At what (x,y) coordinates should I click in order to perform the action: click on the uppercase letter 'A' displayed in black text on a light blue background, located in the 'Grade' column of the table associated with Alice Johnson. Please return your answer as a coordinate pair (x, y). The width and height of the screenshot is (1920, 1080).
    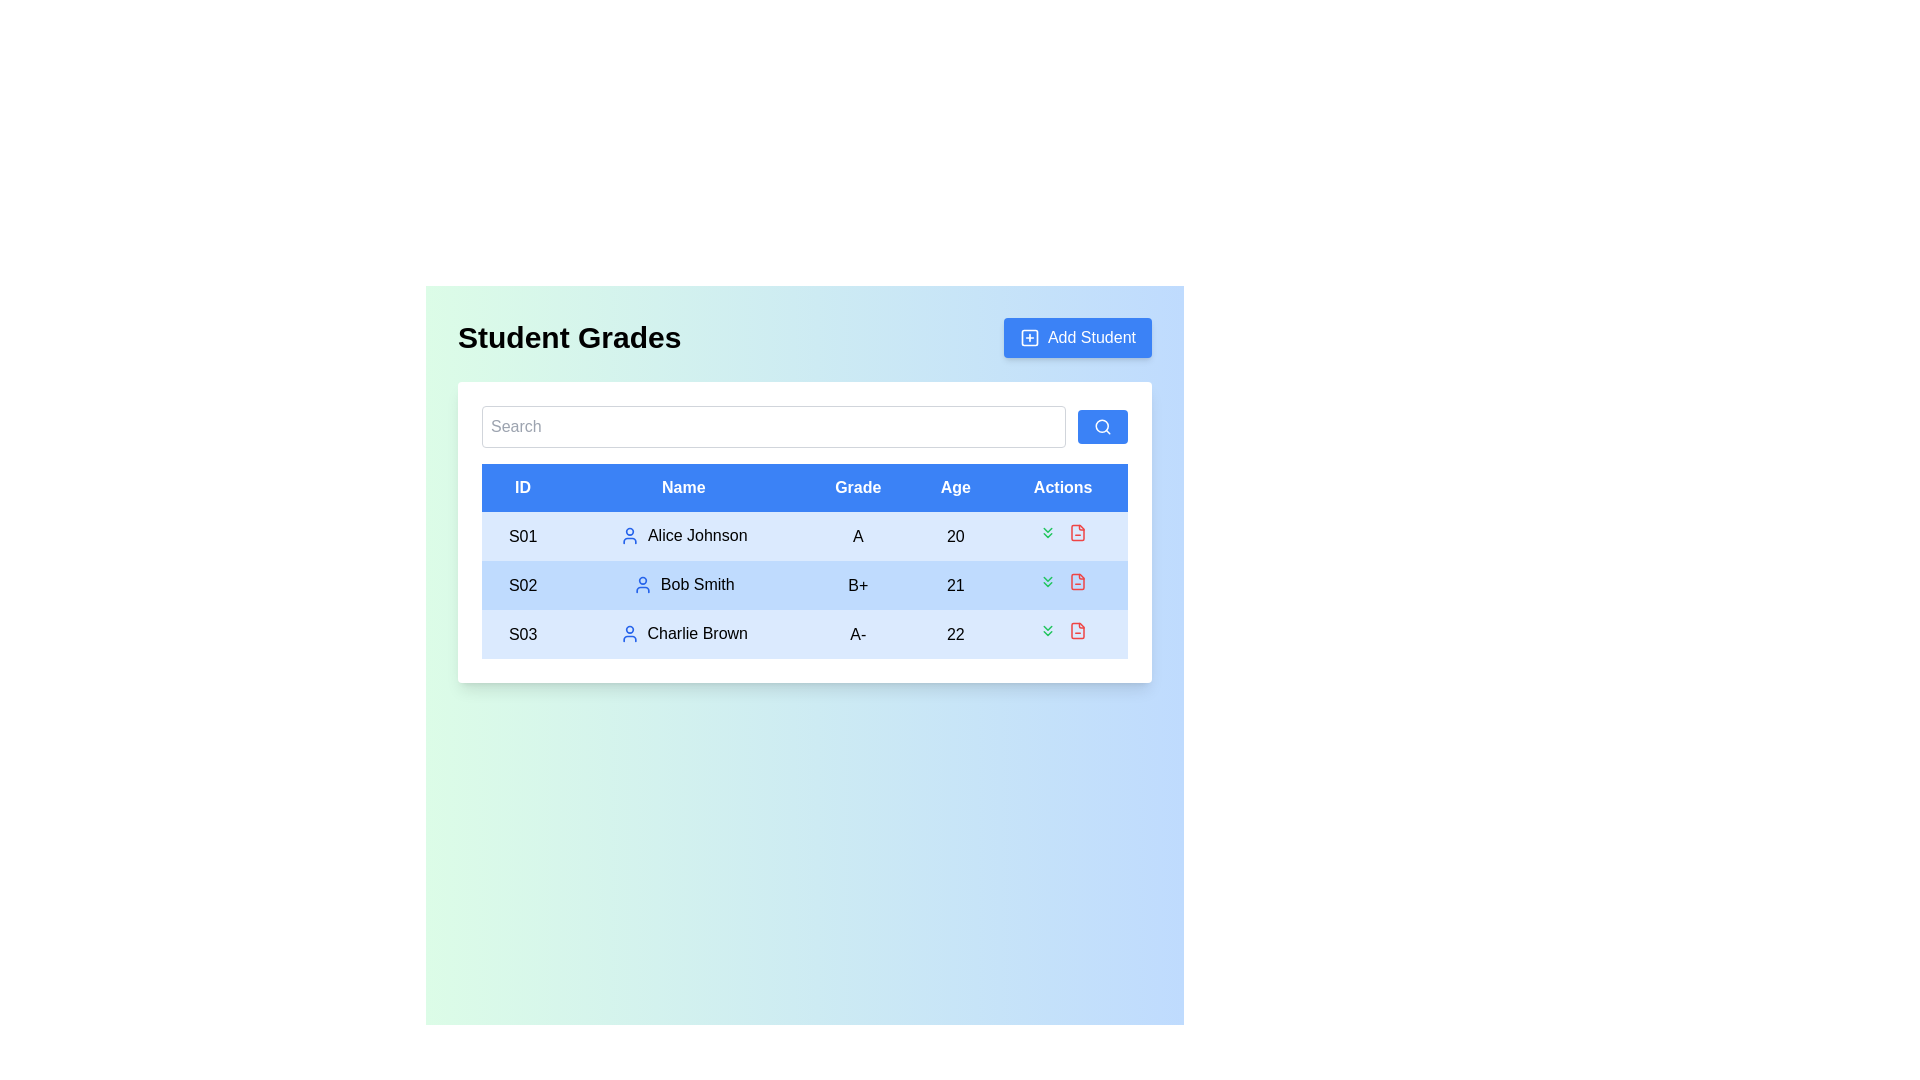
    Looking at the image, I should click on (858, 535).